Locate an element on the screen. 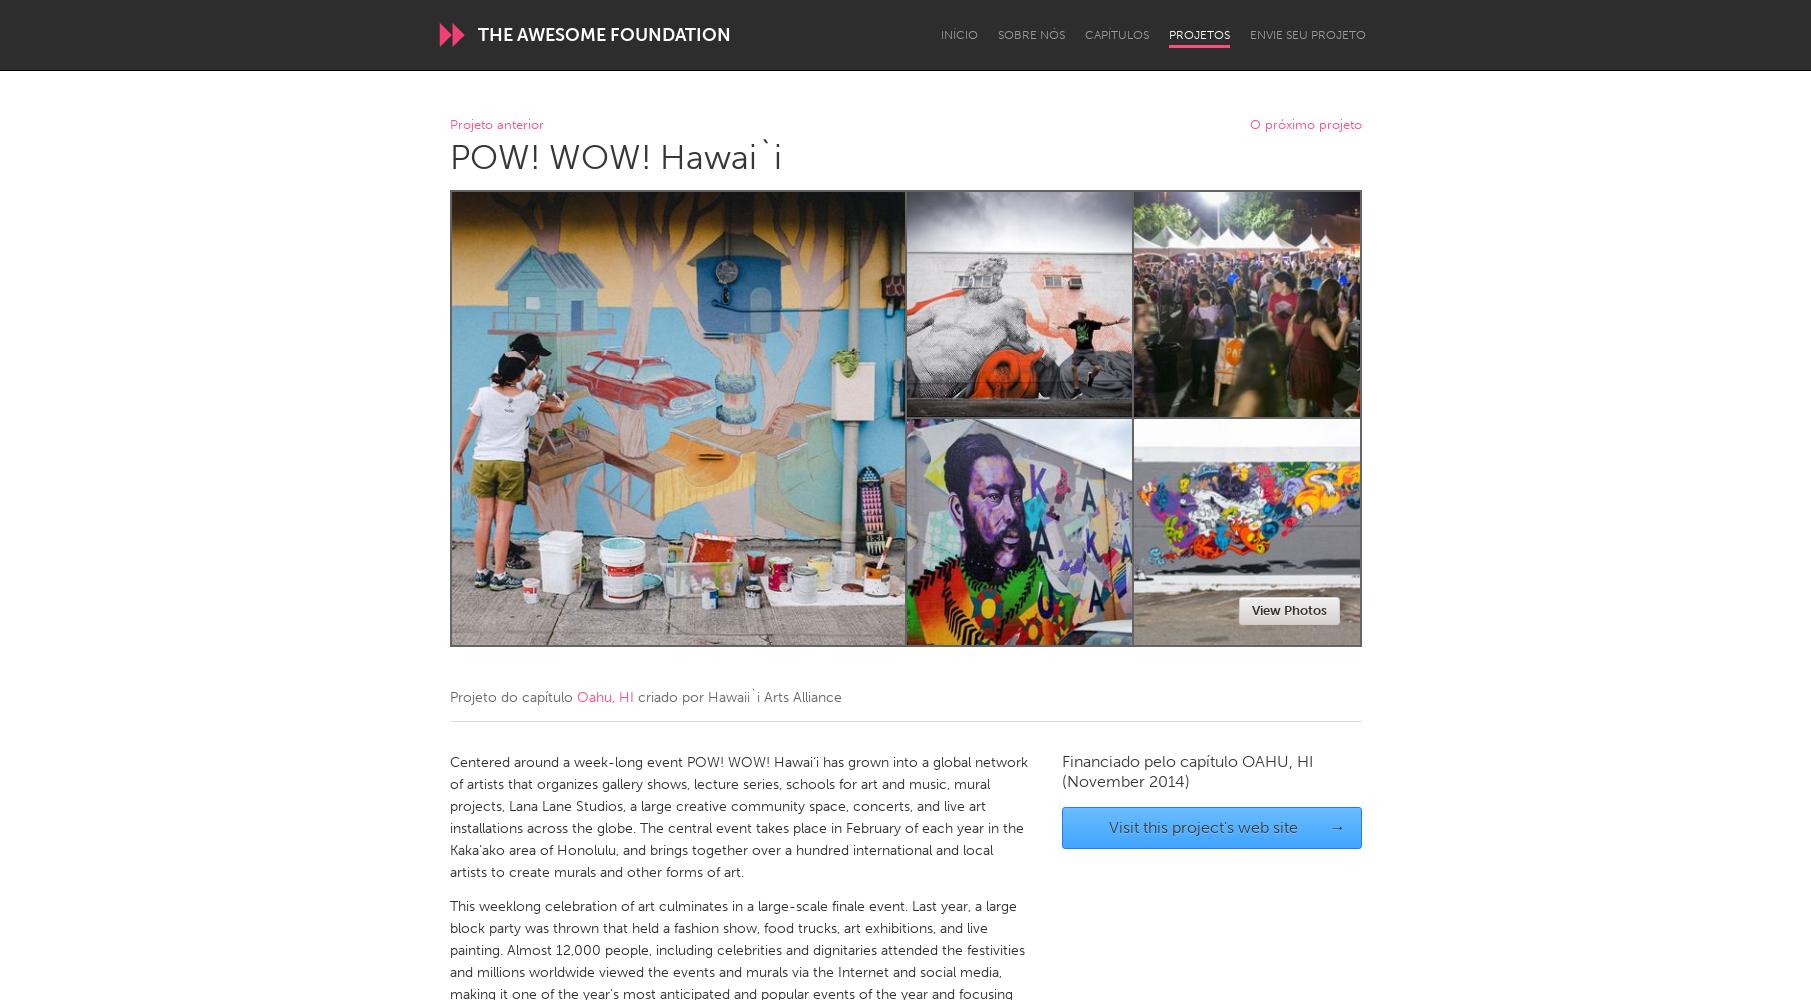  'Projetos' is located at coordinates (1166, 35).